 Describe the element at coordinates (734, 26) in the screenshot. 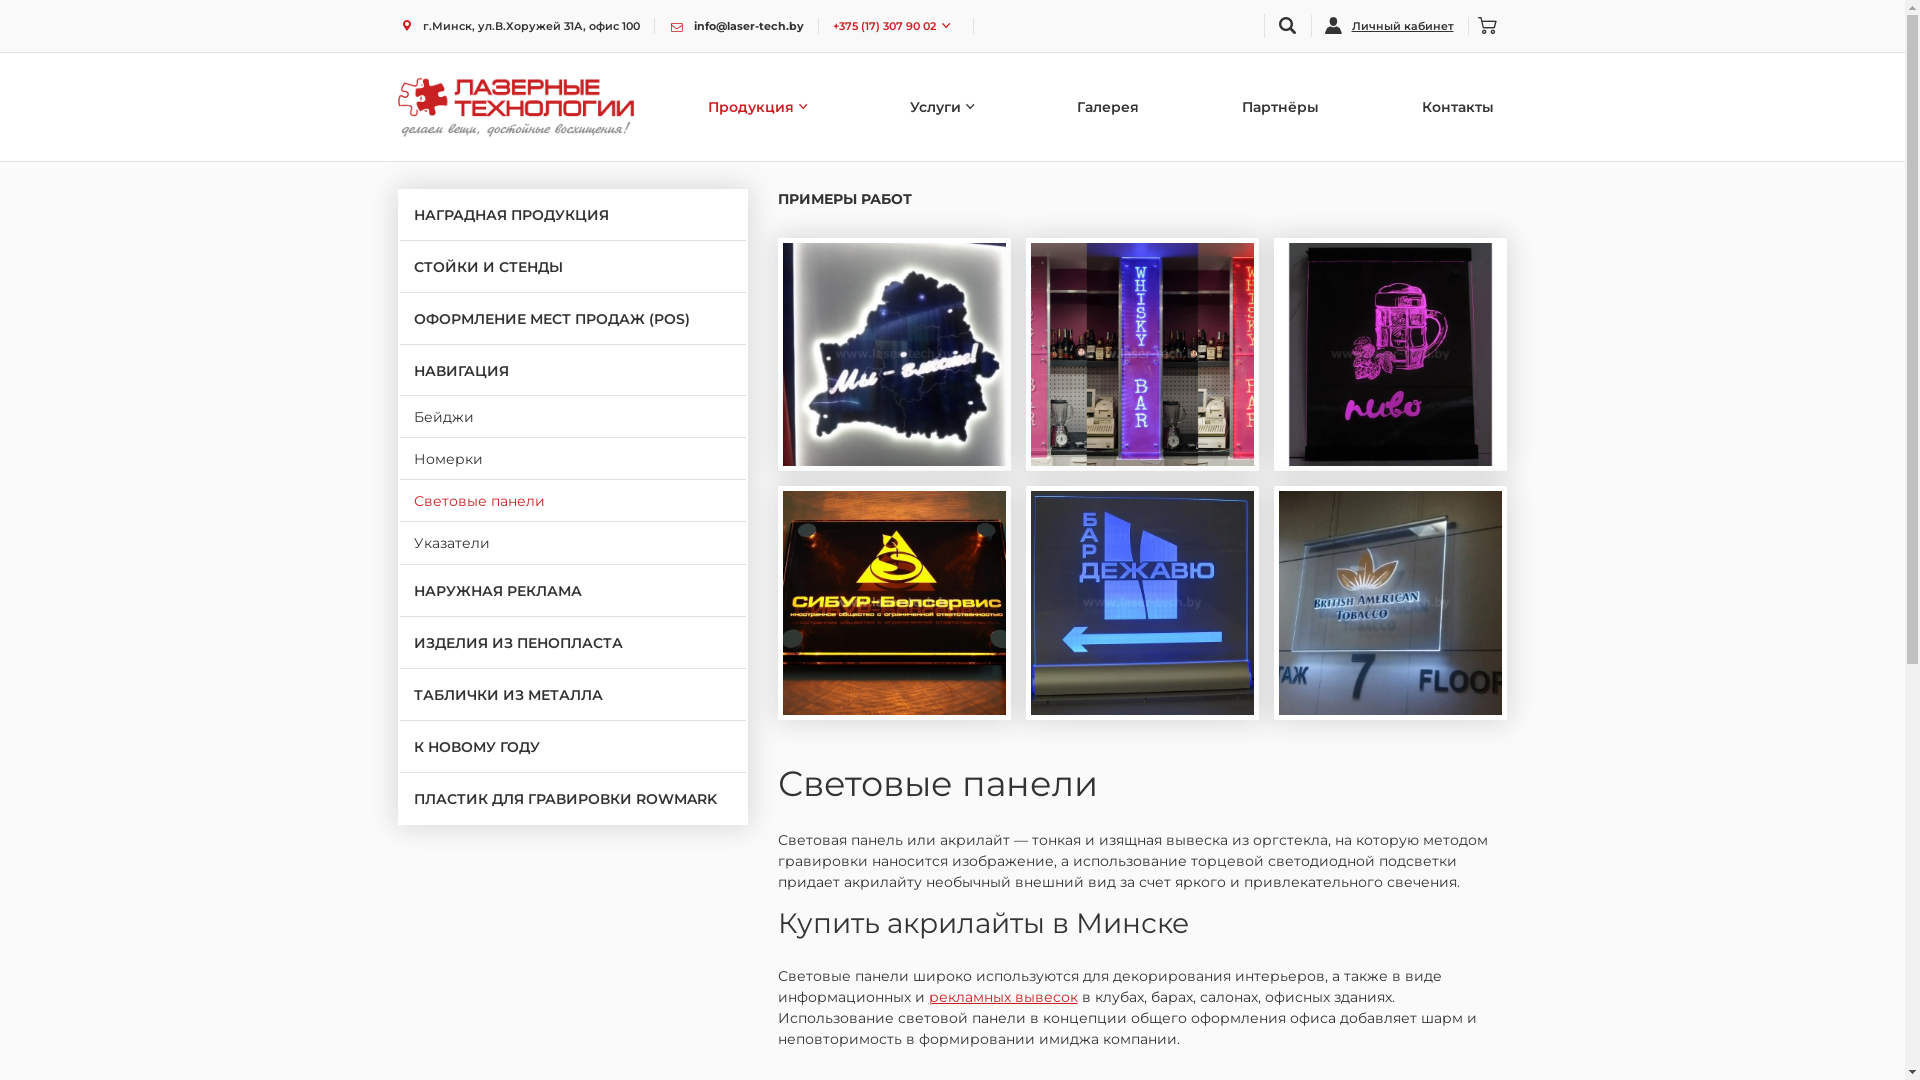

I see `'info@laser-tech.by'` at that location.